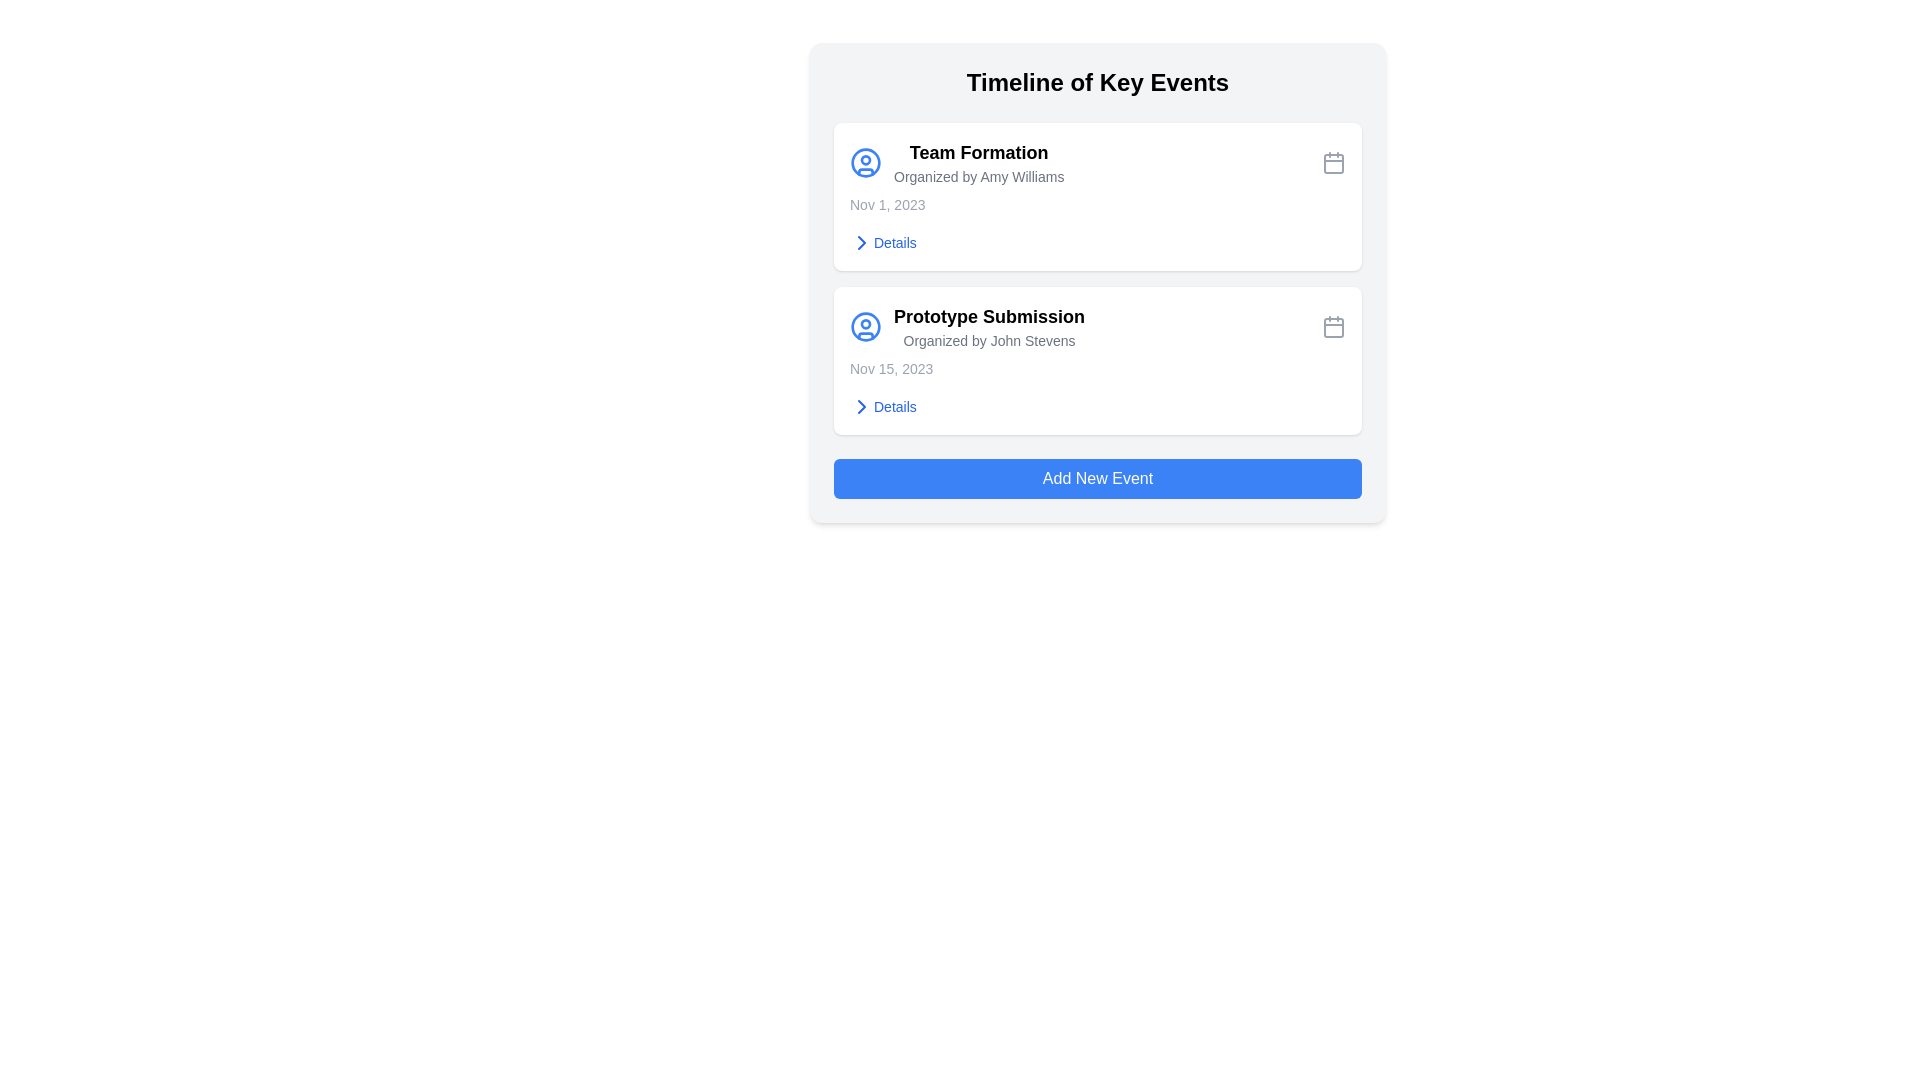 The width and height of the screenshot is (1920, 1080). What do you see at coordinates (862, 406) in the screenshot?
I see `the blue right-pointing chevron icon located to the left of the 'Details' text in the second card for 'Prototype Submission' in the timeline list using keyboard navigation` at bounding box center [862, 406].